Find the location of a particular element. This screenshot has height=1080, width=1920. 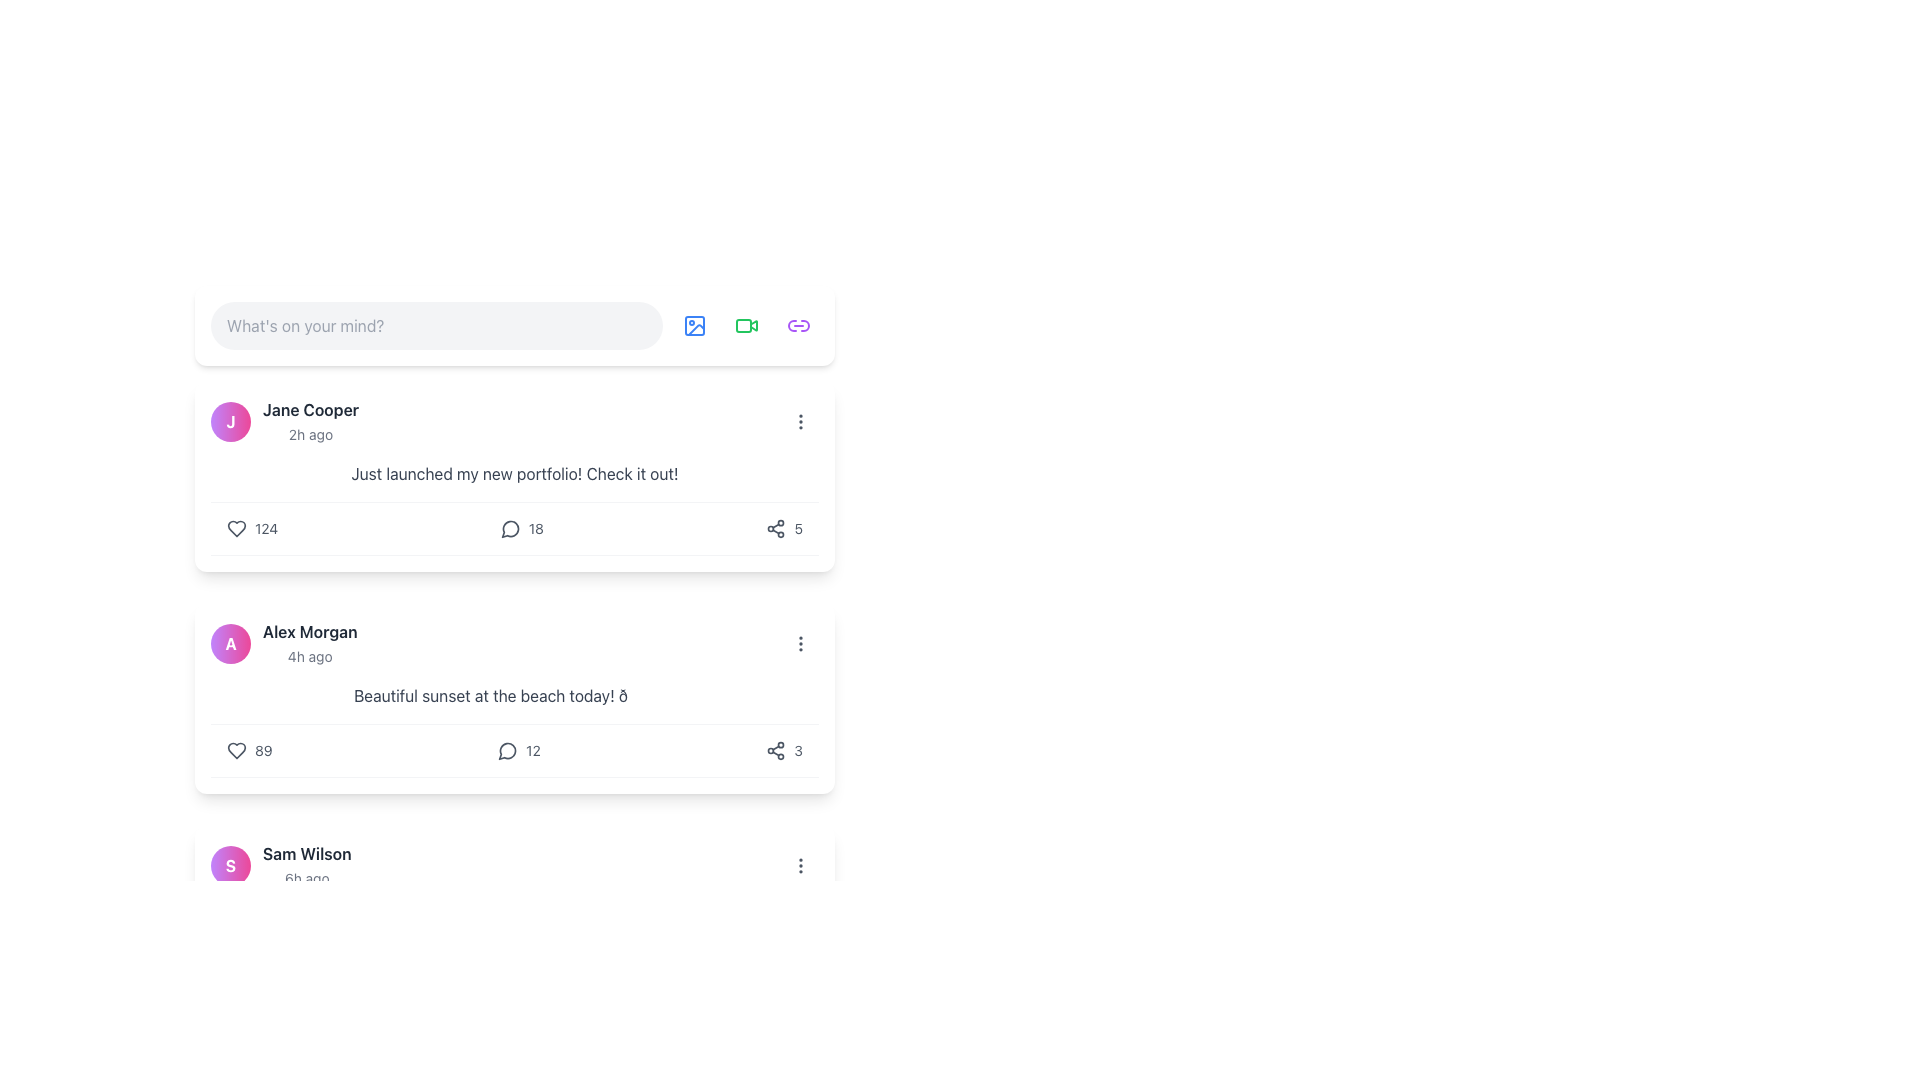

the speech bubble icon, which has a minimalist black outline and is positioned directly below a social media post by 'Jane Cooper' is located at coordinates (510, 527).